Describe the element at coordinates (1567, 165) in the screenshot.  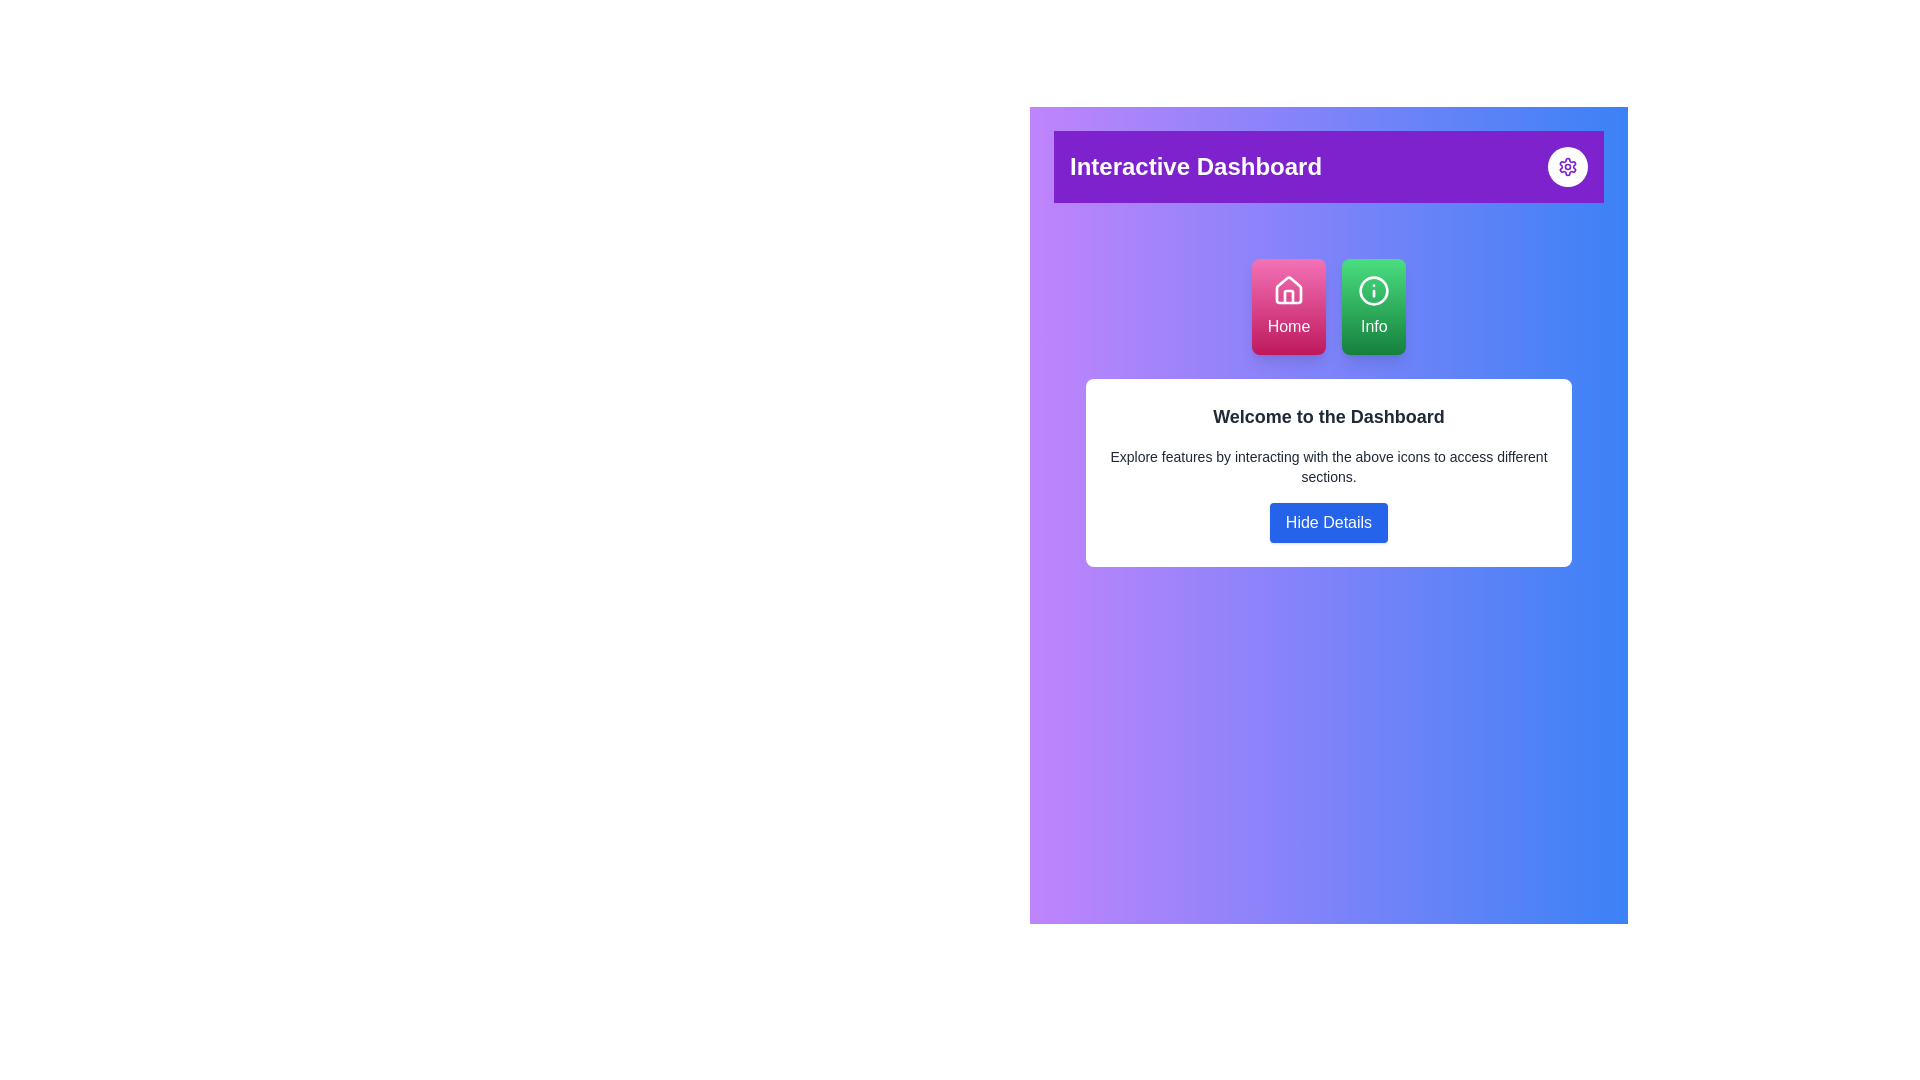
I see `the settings icon located in the top-right corner of the header section, which serves as a button` at that location.